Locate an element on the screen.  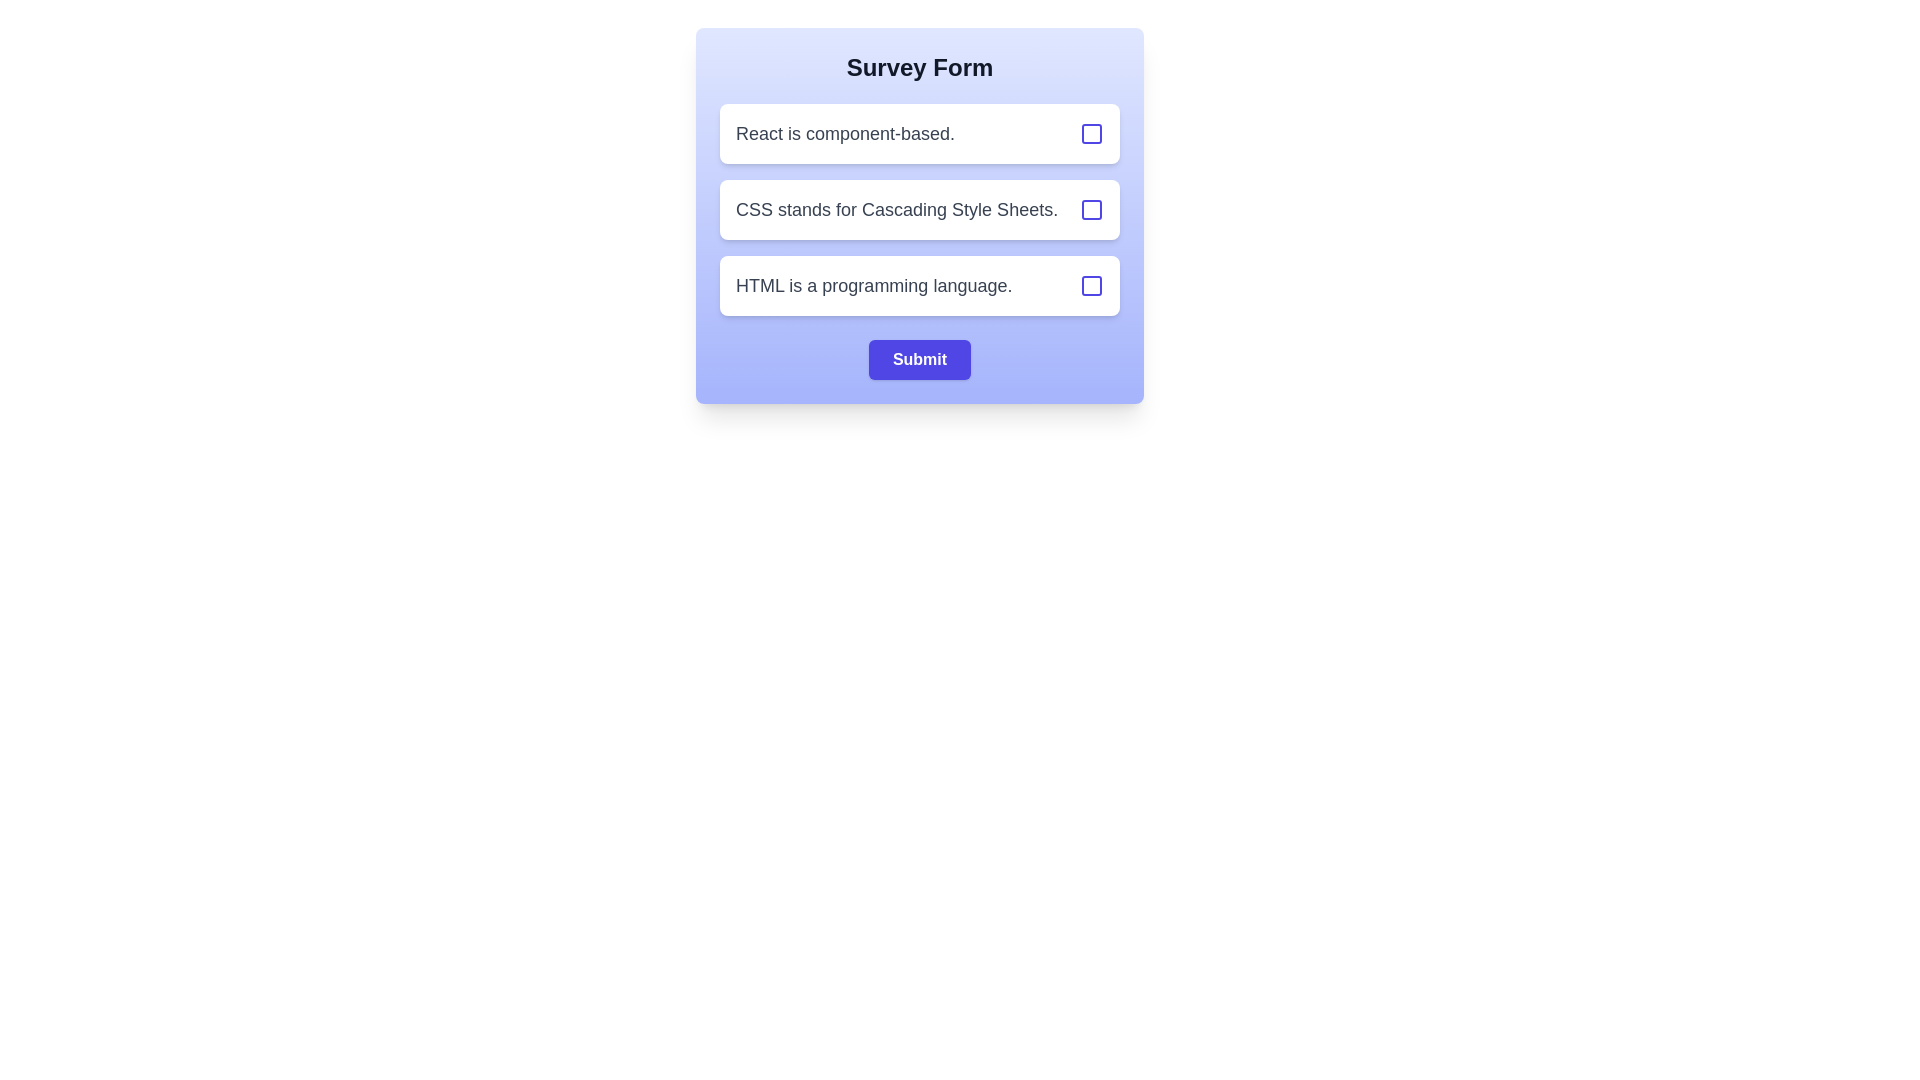
the option with text 'CSS stands for Cascading Style Sheets.' to observe its hover effect is located at coordinates (919, 209).